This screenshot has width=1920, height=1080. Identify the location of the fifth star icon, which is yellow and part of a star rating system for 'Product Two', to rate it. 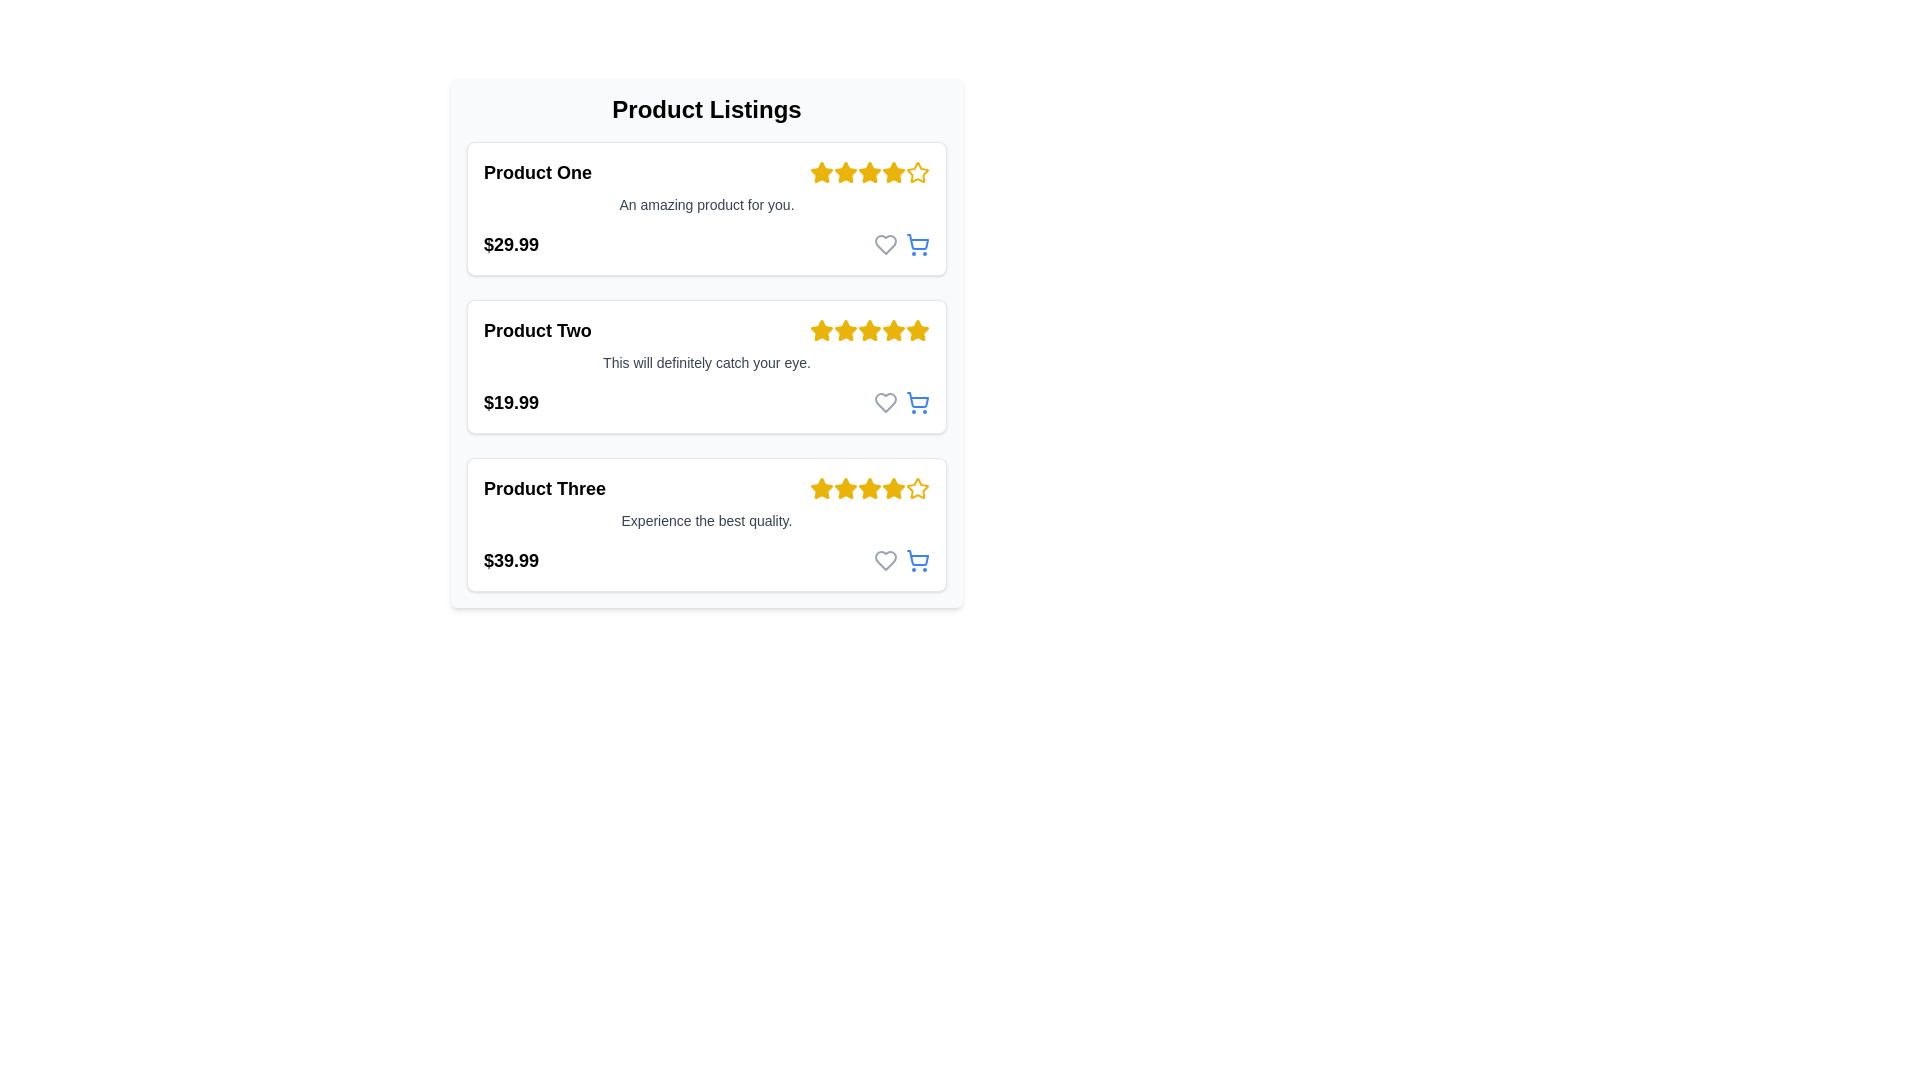
(892, 330).